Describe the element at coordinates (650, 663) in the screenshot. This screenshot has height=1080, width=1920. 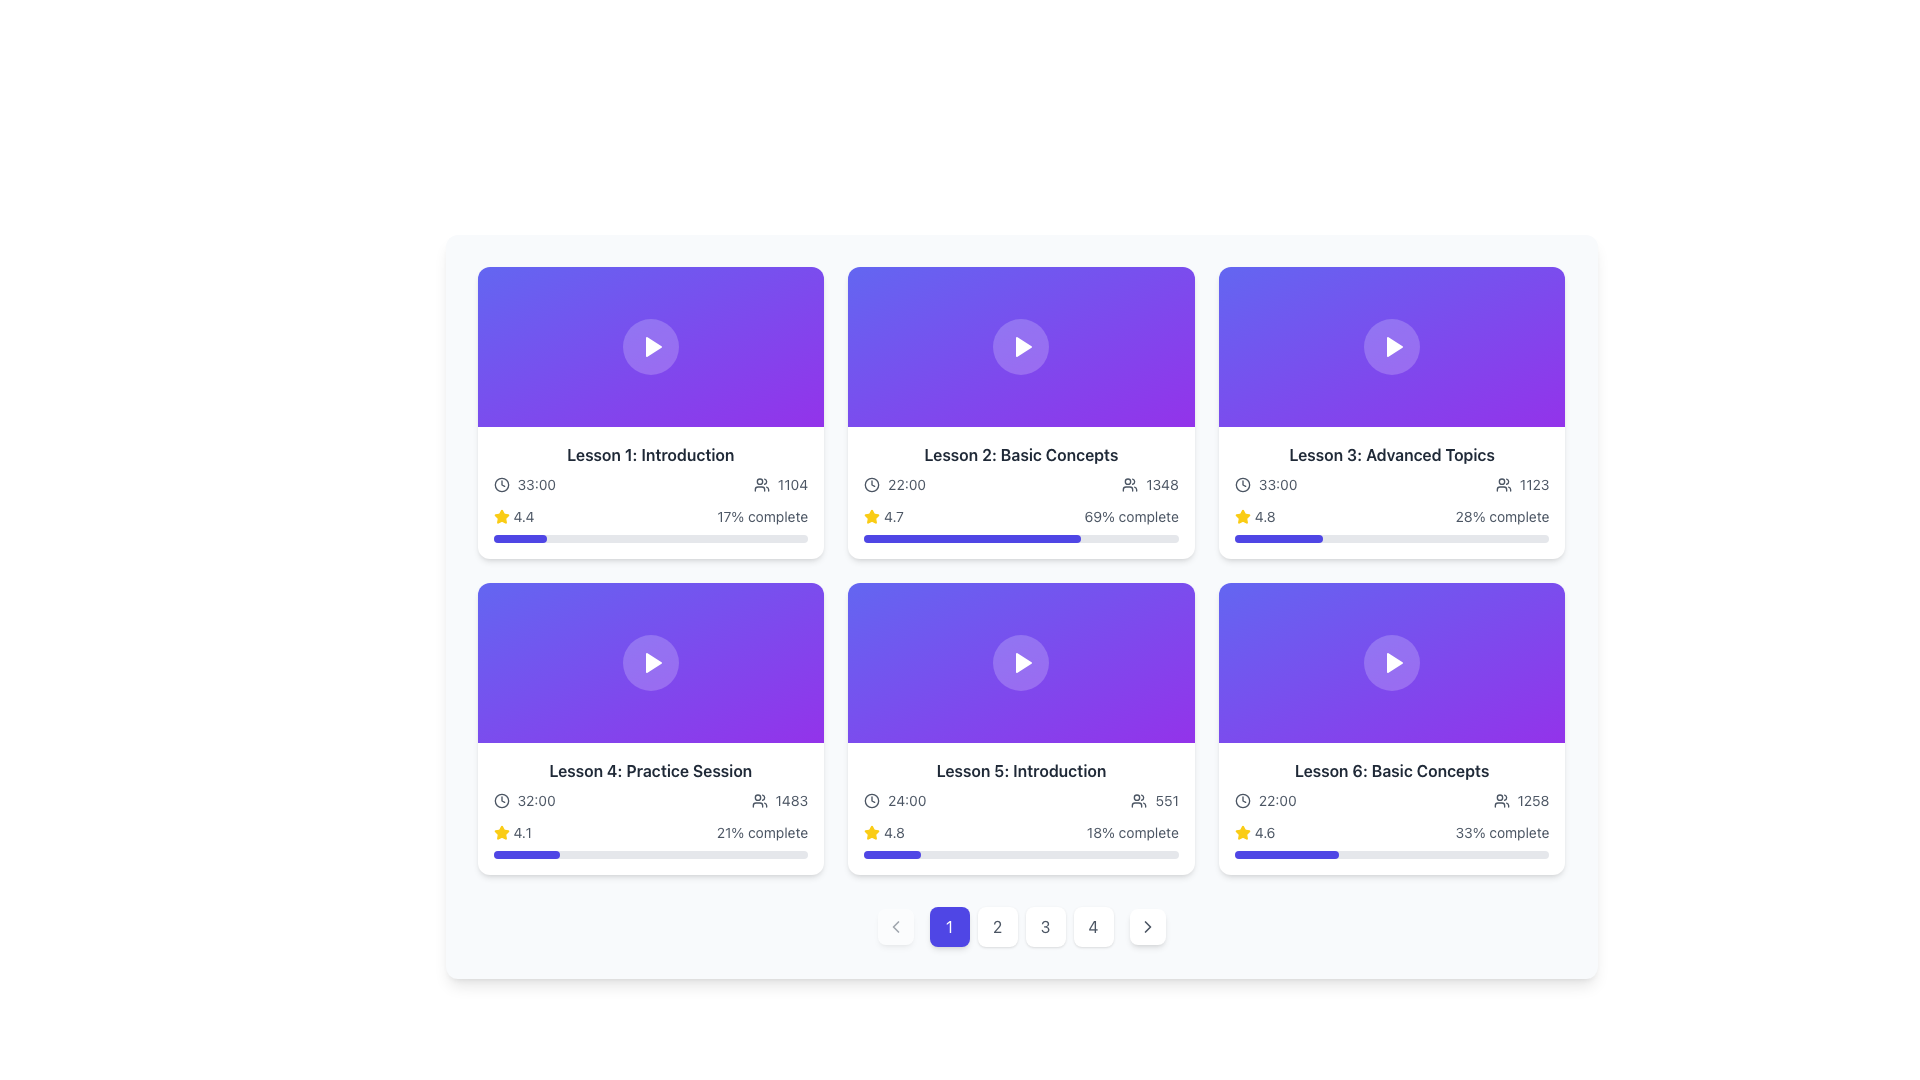
I see `the circular button with a semi-transparent white overlay and a centered play icon in the card labeled 'Lesson 4: Practice Session' to play the associated content` at that location.